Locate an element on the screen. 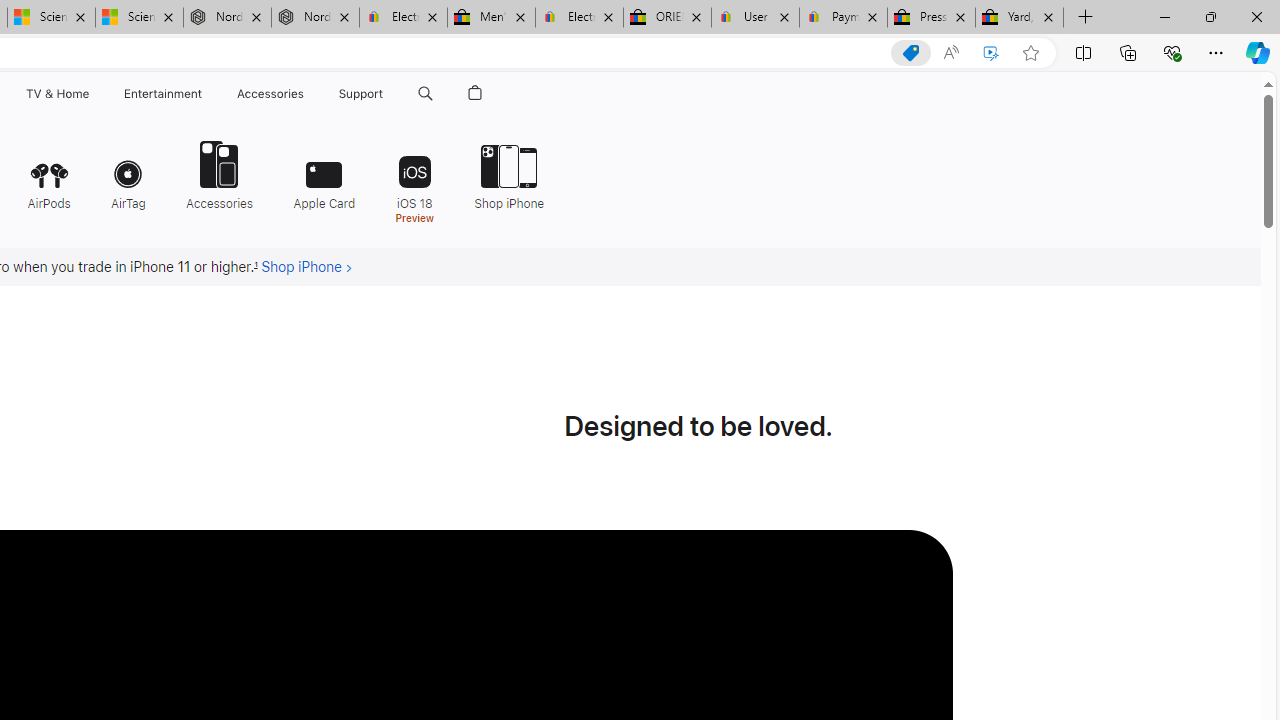 The width and height of the screenshot is (1280, 720). 'Class: globalnav-submenu-trigger-item' is located at coordinates (387, 93).